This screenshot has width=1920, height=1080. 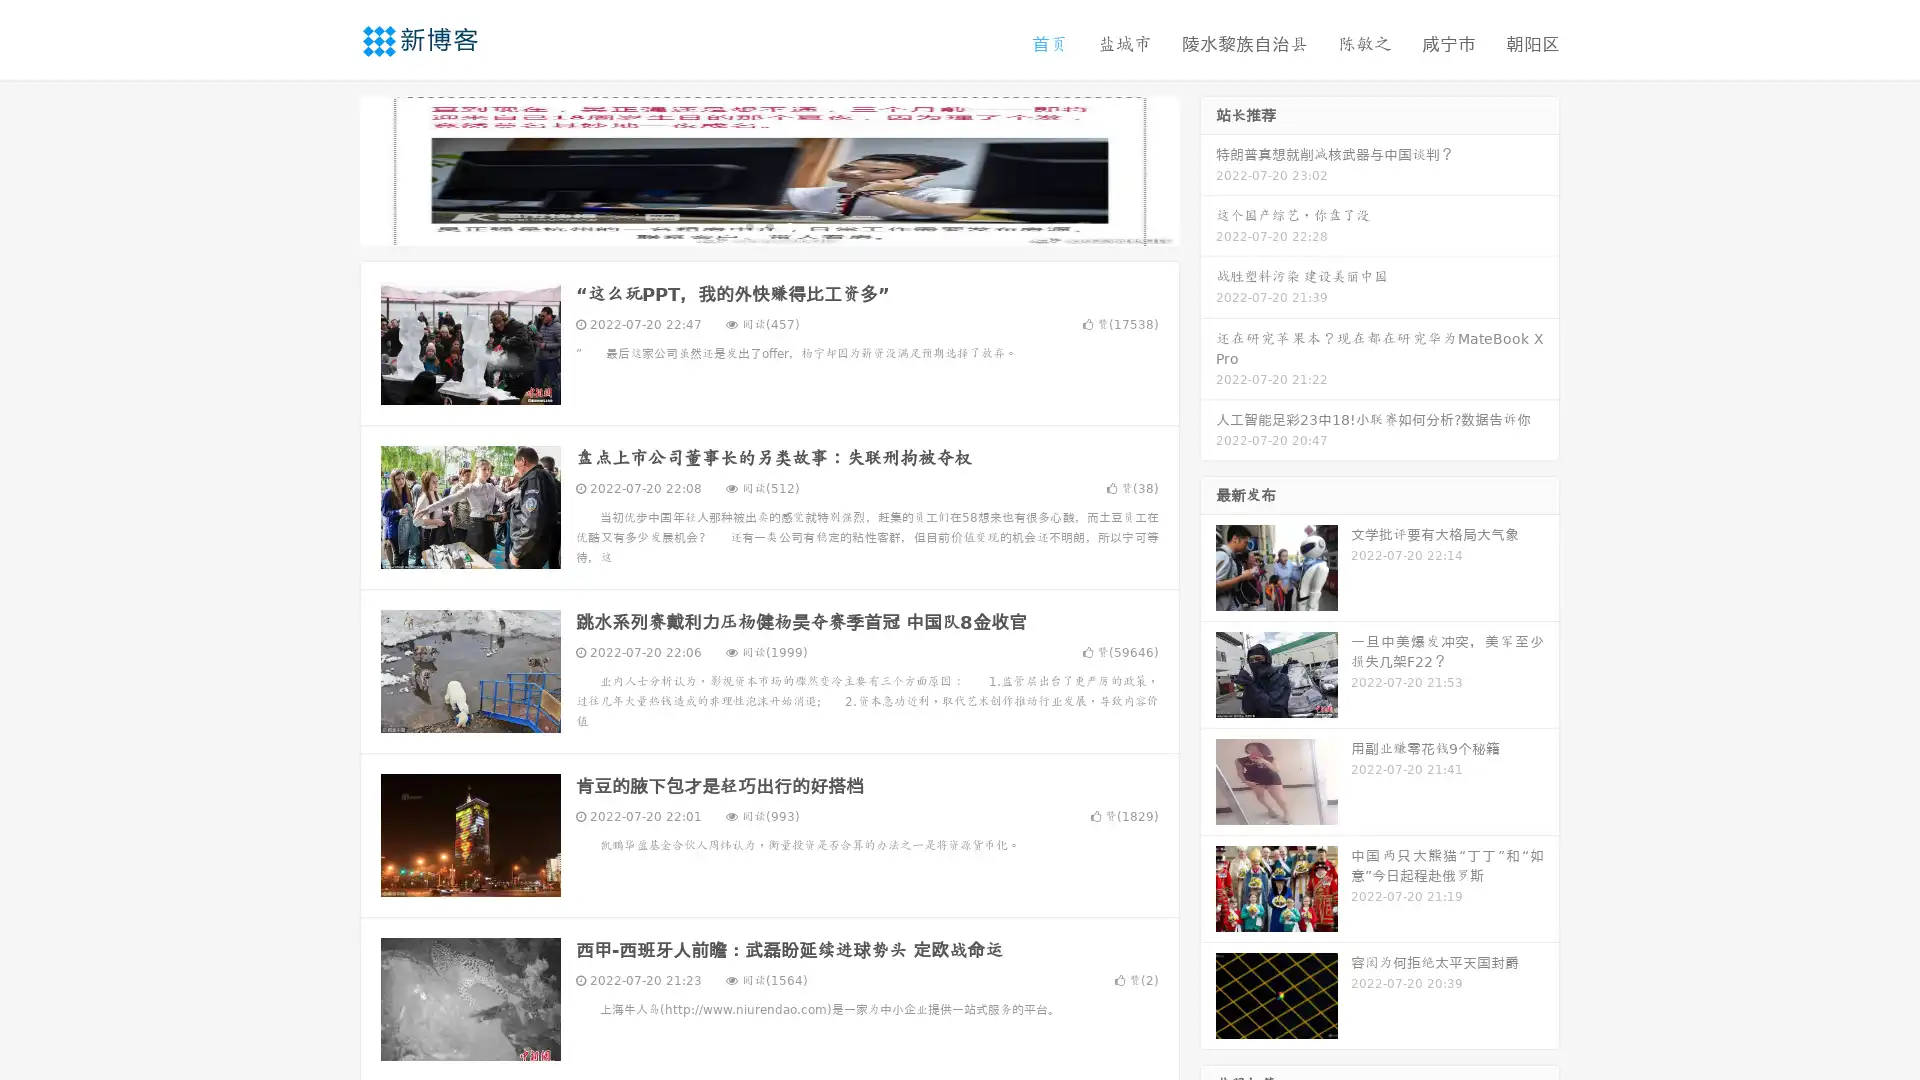 I want to click on Go to slide 1, so click(x=748, y=225).